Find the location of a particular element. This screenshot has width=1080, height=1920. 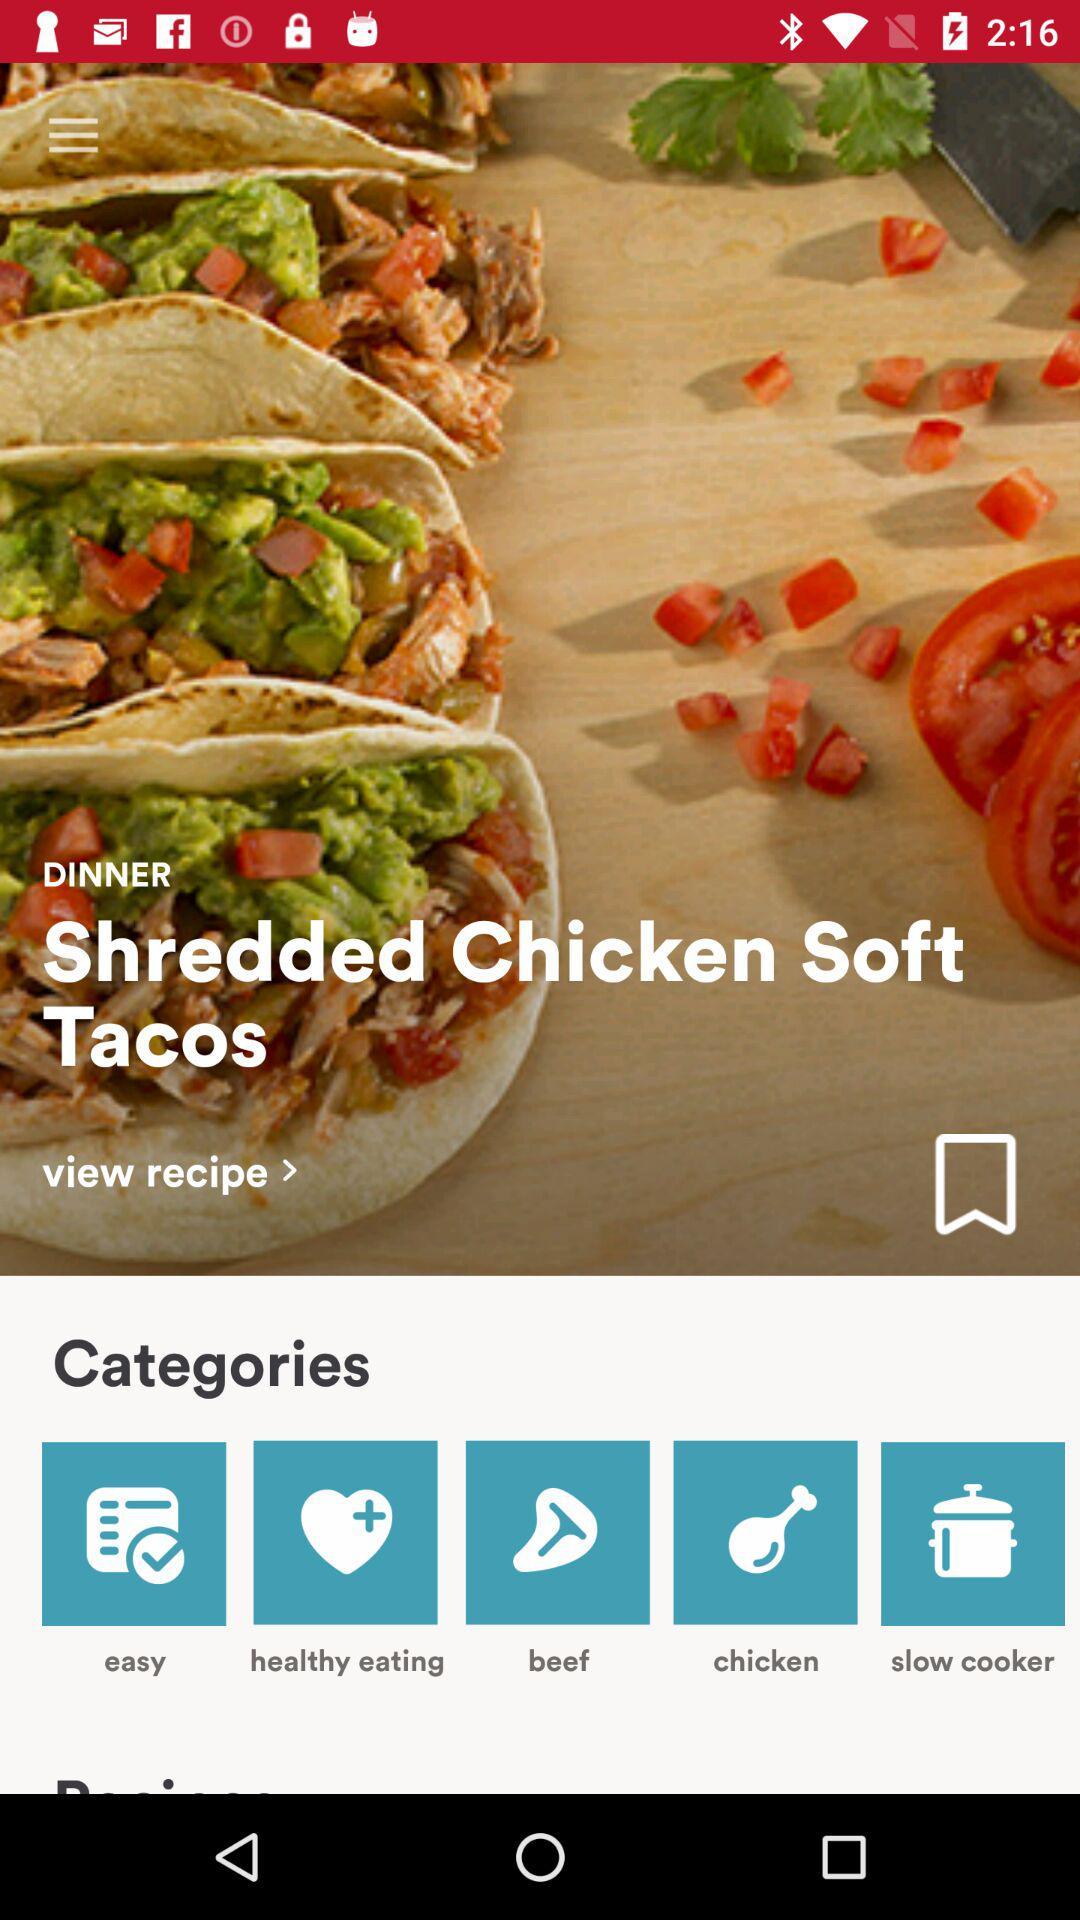

the bookmark icon is located at coordinates (974, 1186).